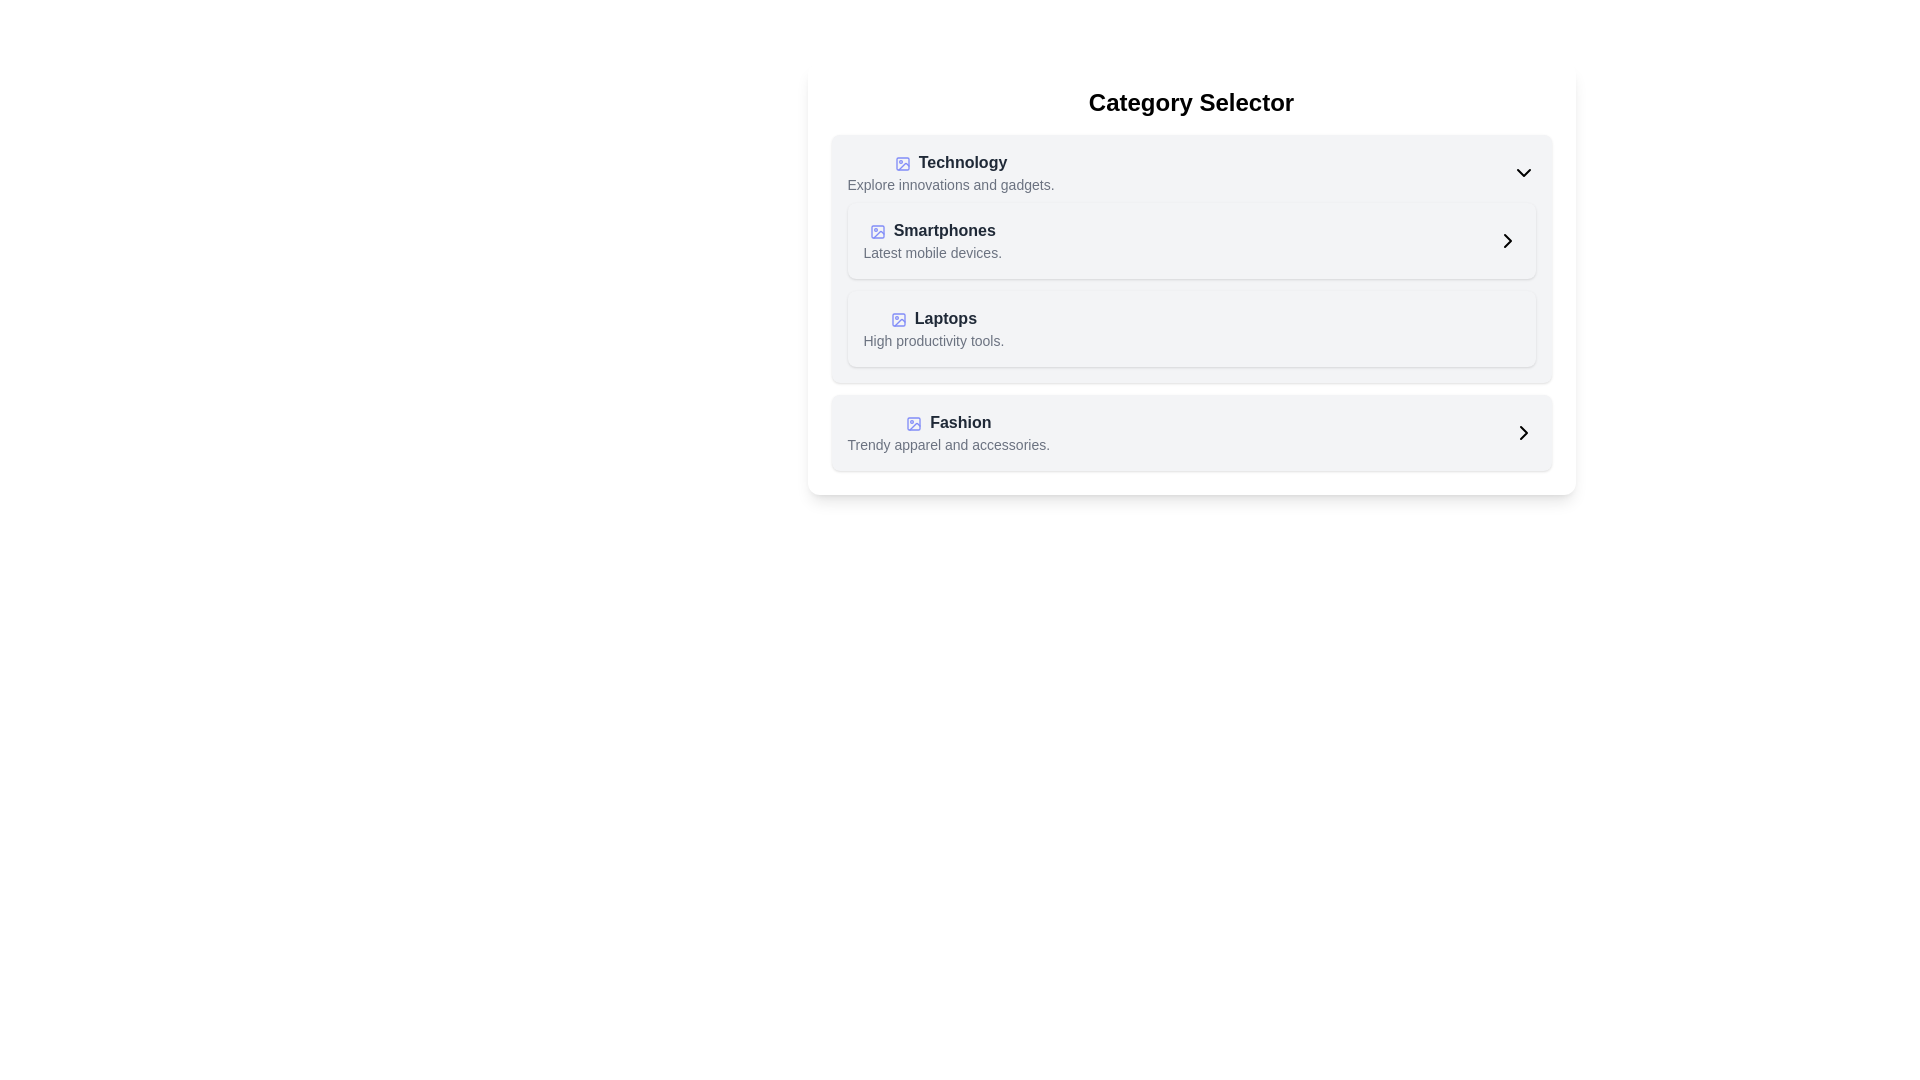  I want to click on keyboard navigation, so click(1191, 285).